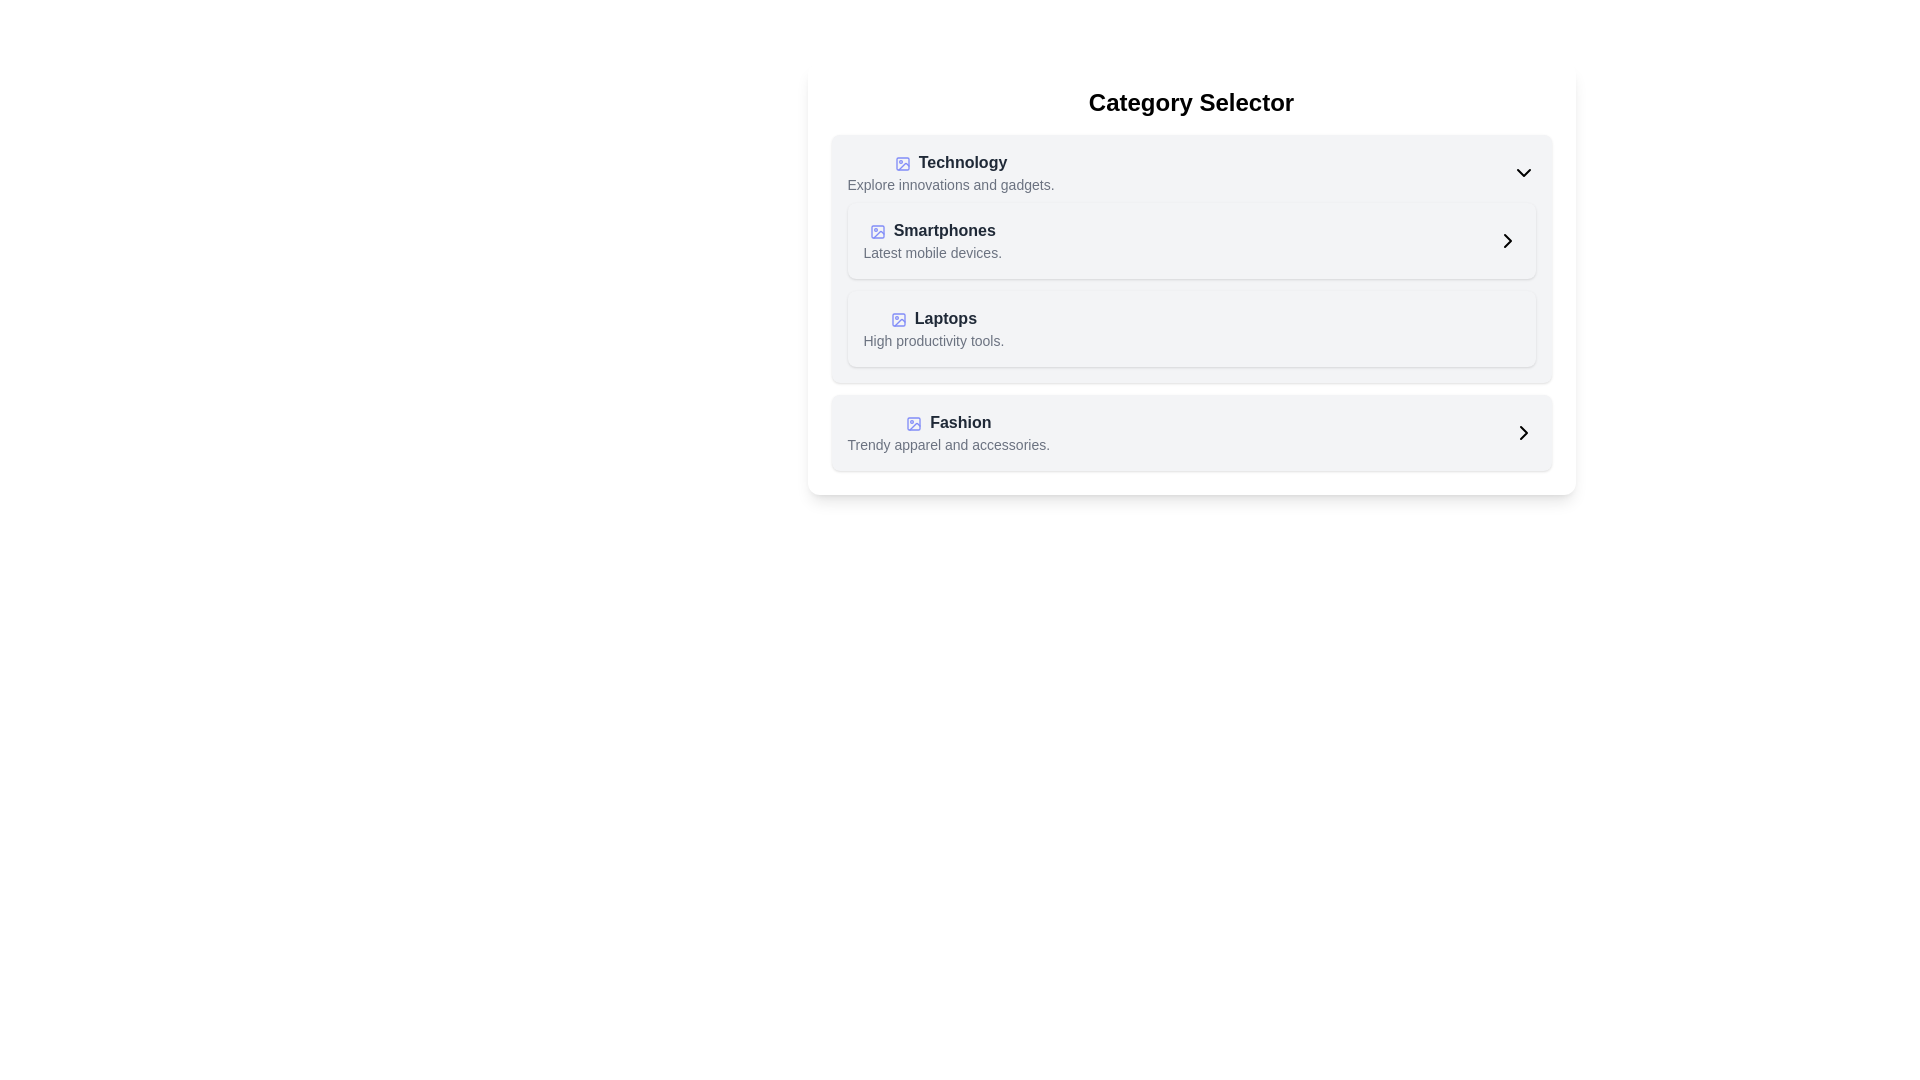  I want to click on keyboard navigation, so click(1191, 285).